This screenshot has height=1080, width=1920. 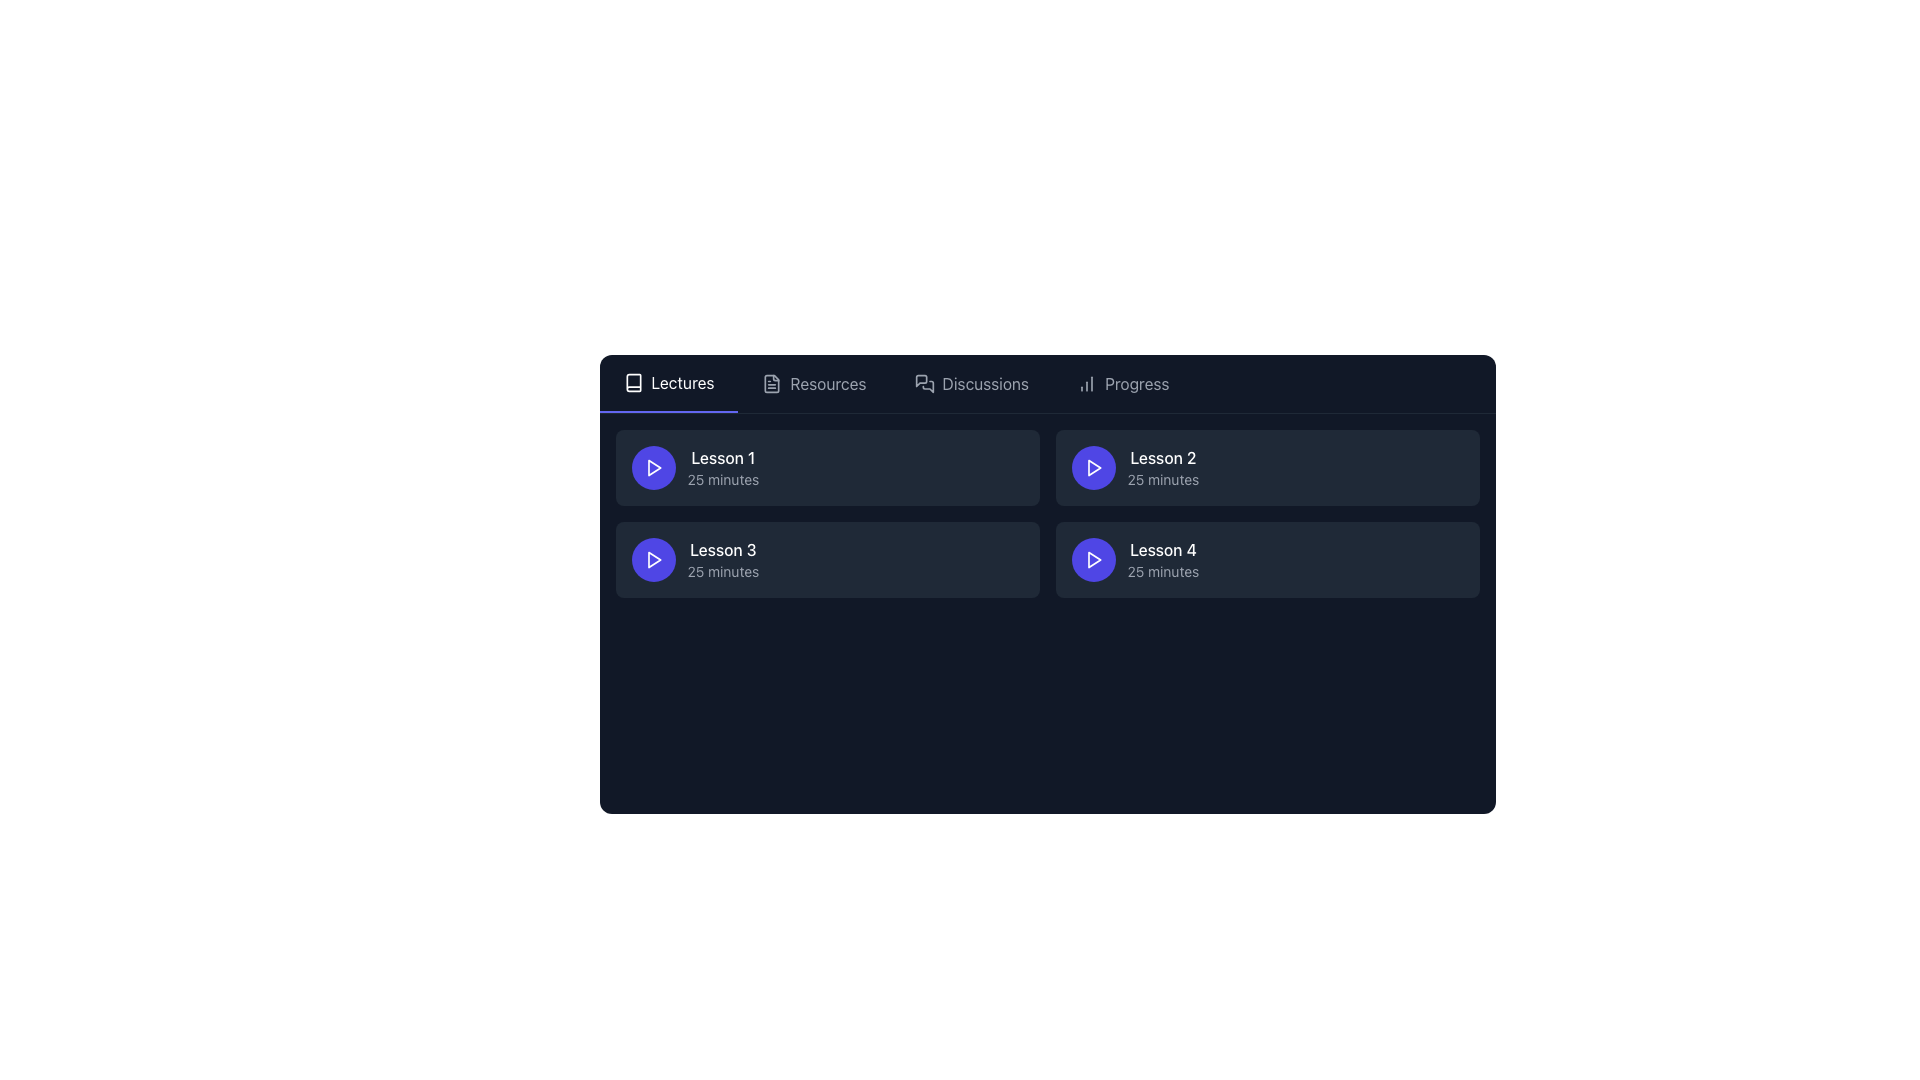 I want to click on the circular play icon located to the left of the 'Lesson 2' text in the middle-right segment of the interface, so click(x=1093, y=467).